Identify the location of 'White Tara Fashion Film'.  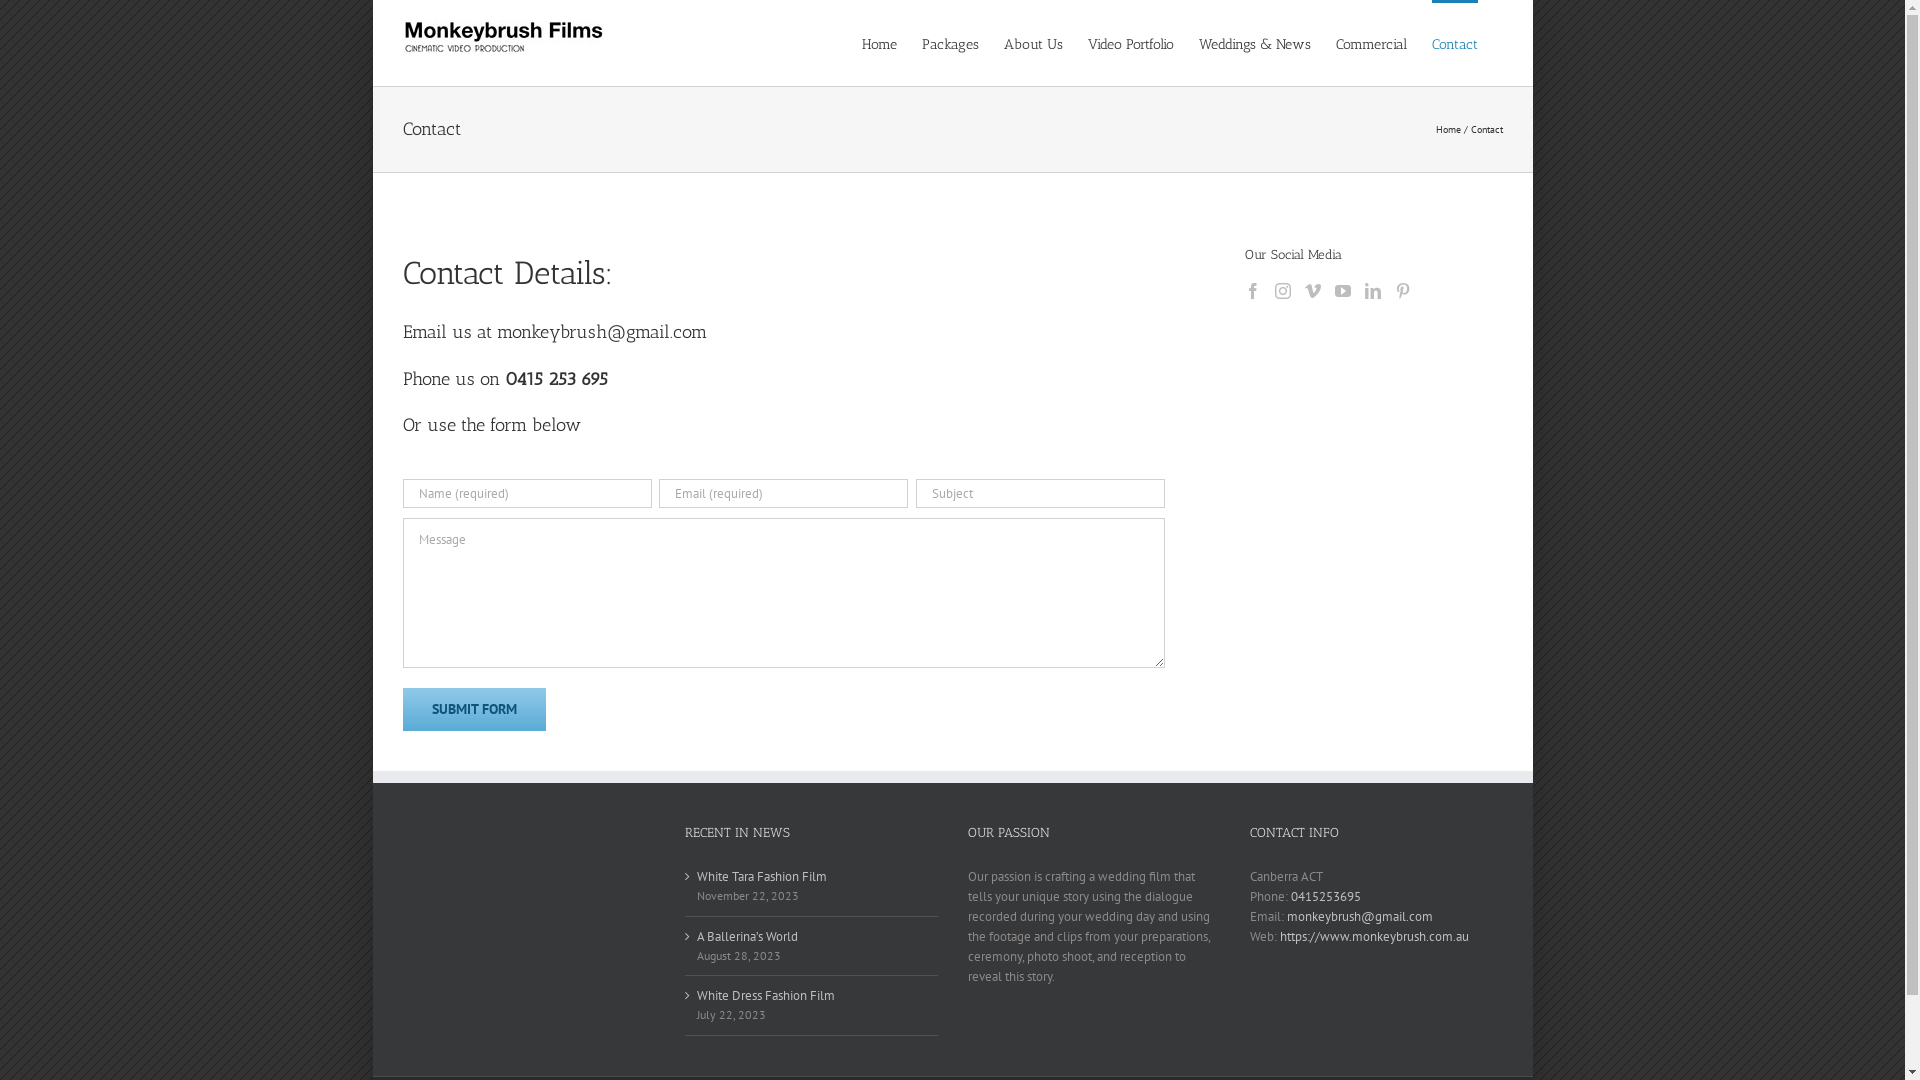
(696, 875).